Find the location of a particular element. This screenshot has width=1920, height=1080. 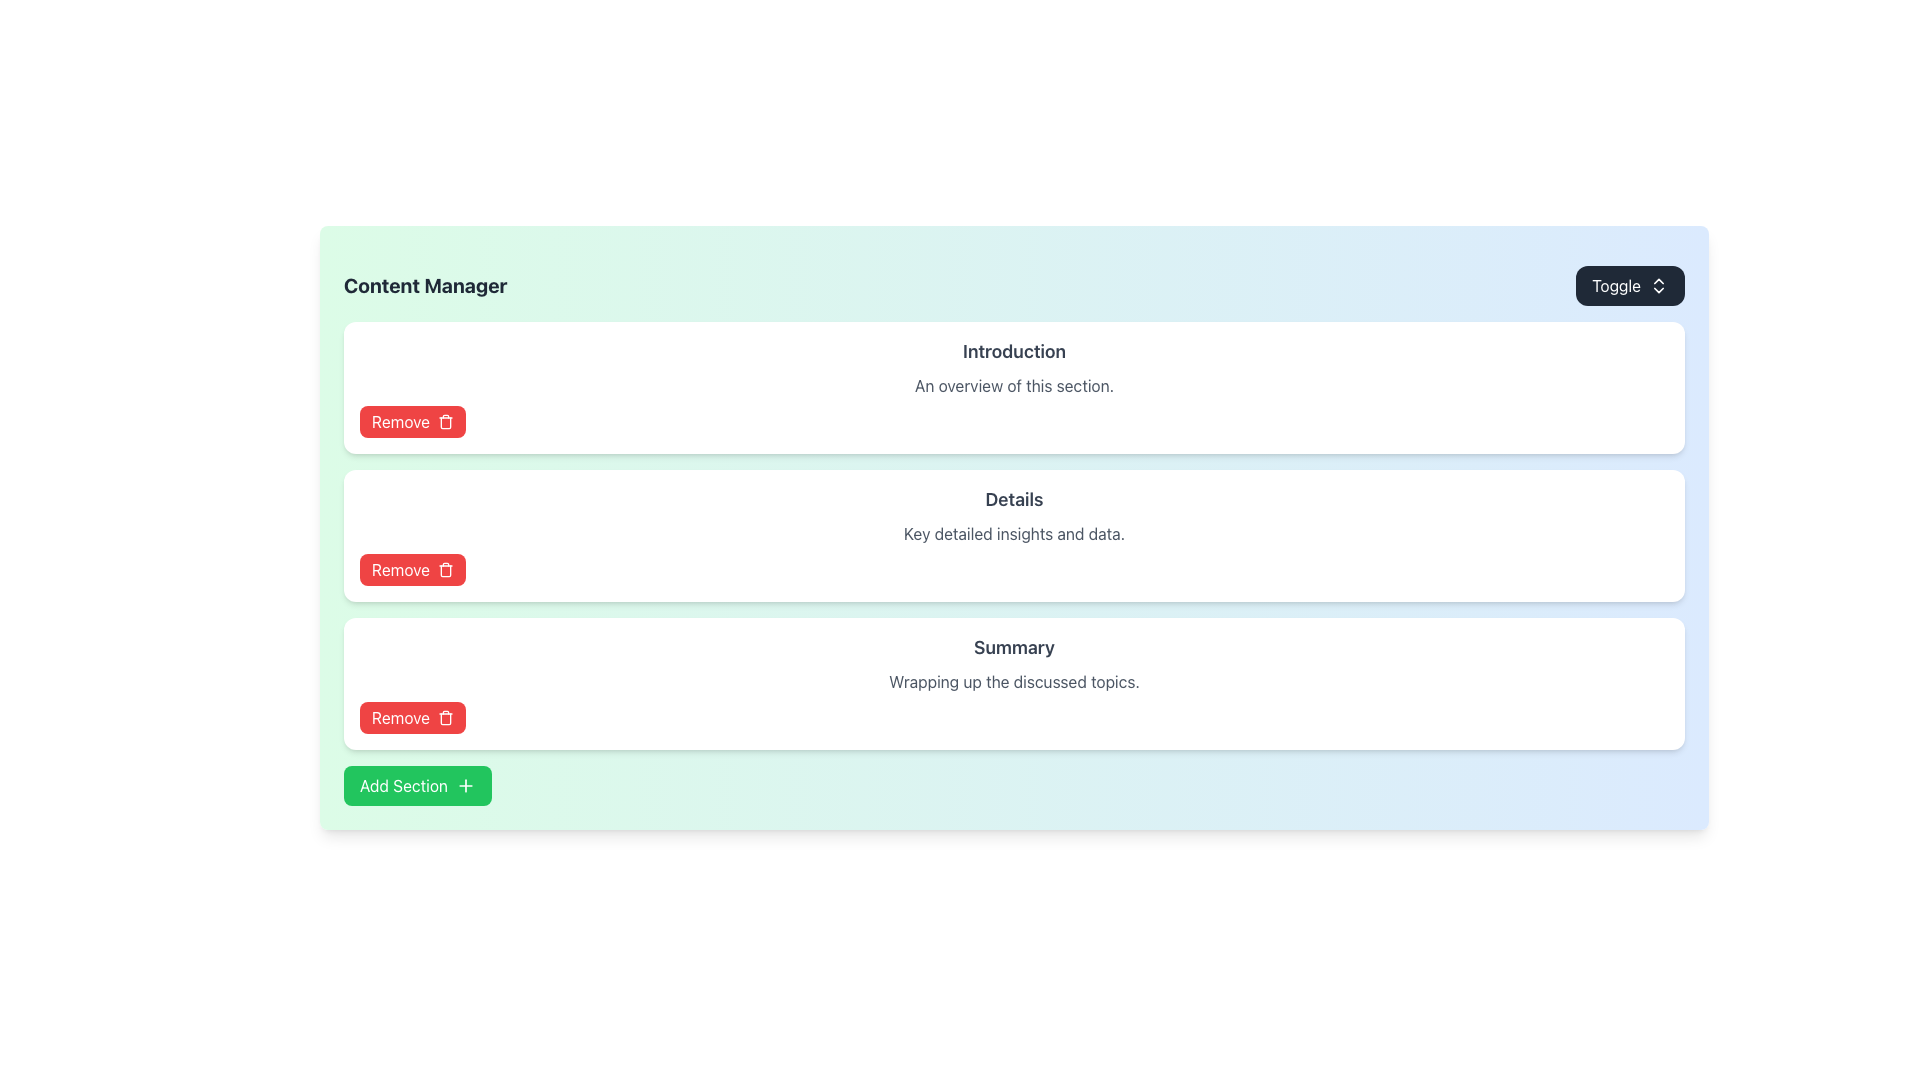

the button located at the bottom of the 'Summary' section is located at coordinates (411, 716).